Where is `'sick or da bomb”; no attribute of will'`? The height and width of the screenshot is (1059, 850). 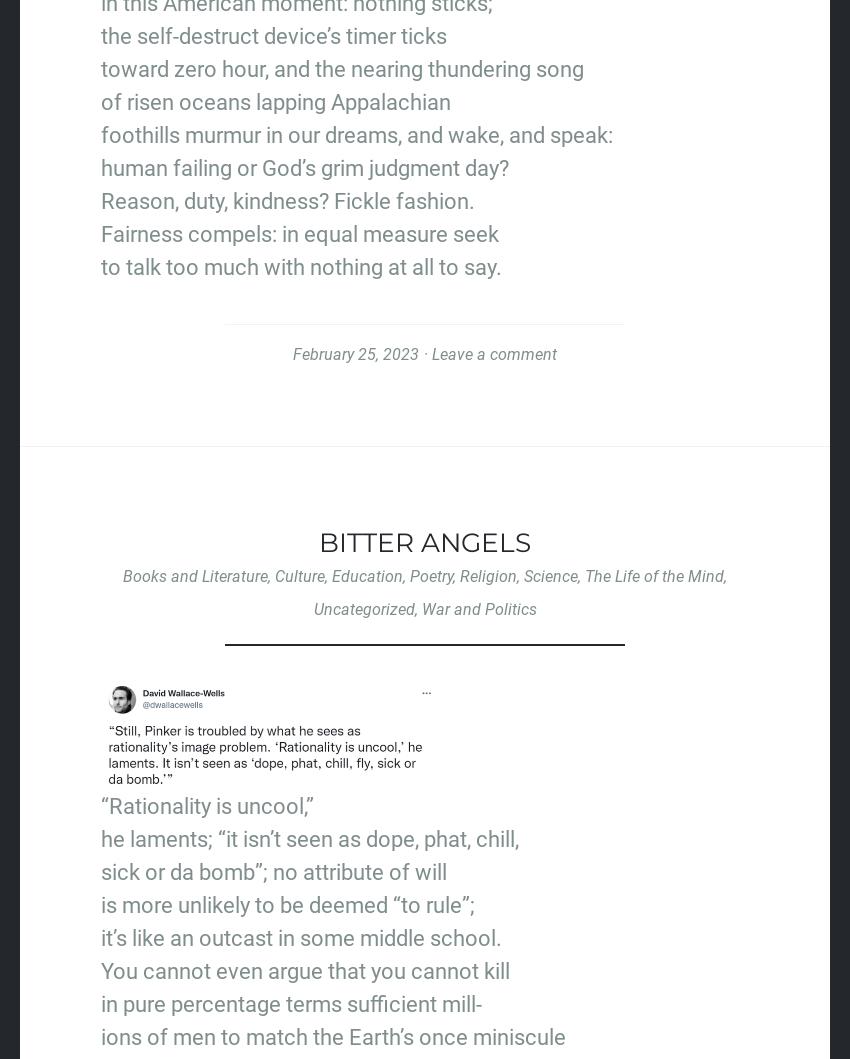
'sick or da bomb”; no attribute of will' is located at coordinates (273, 871).